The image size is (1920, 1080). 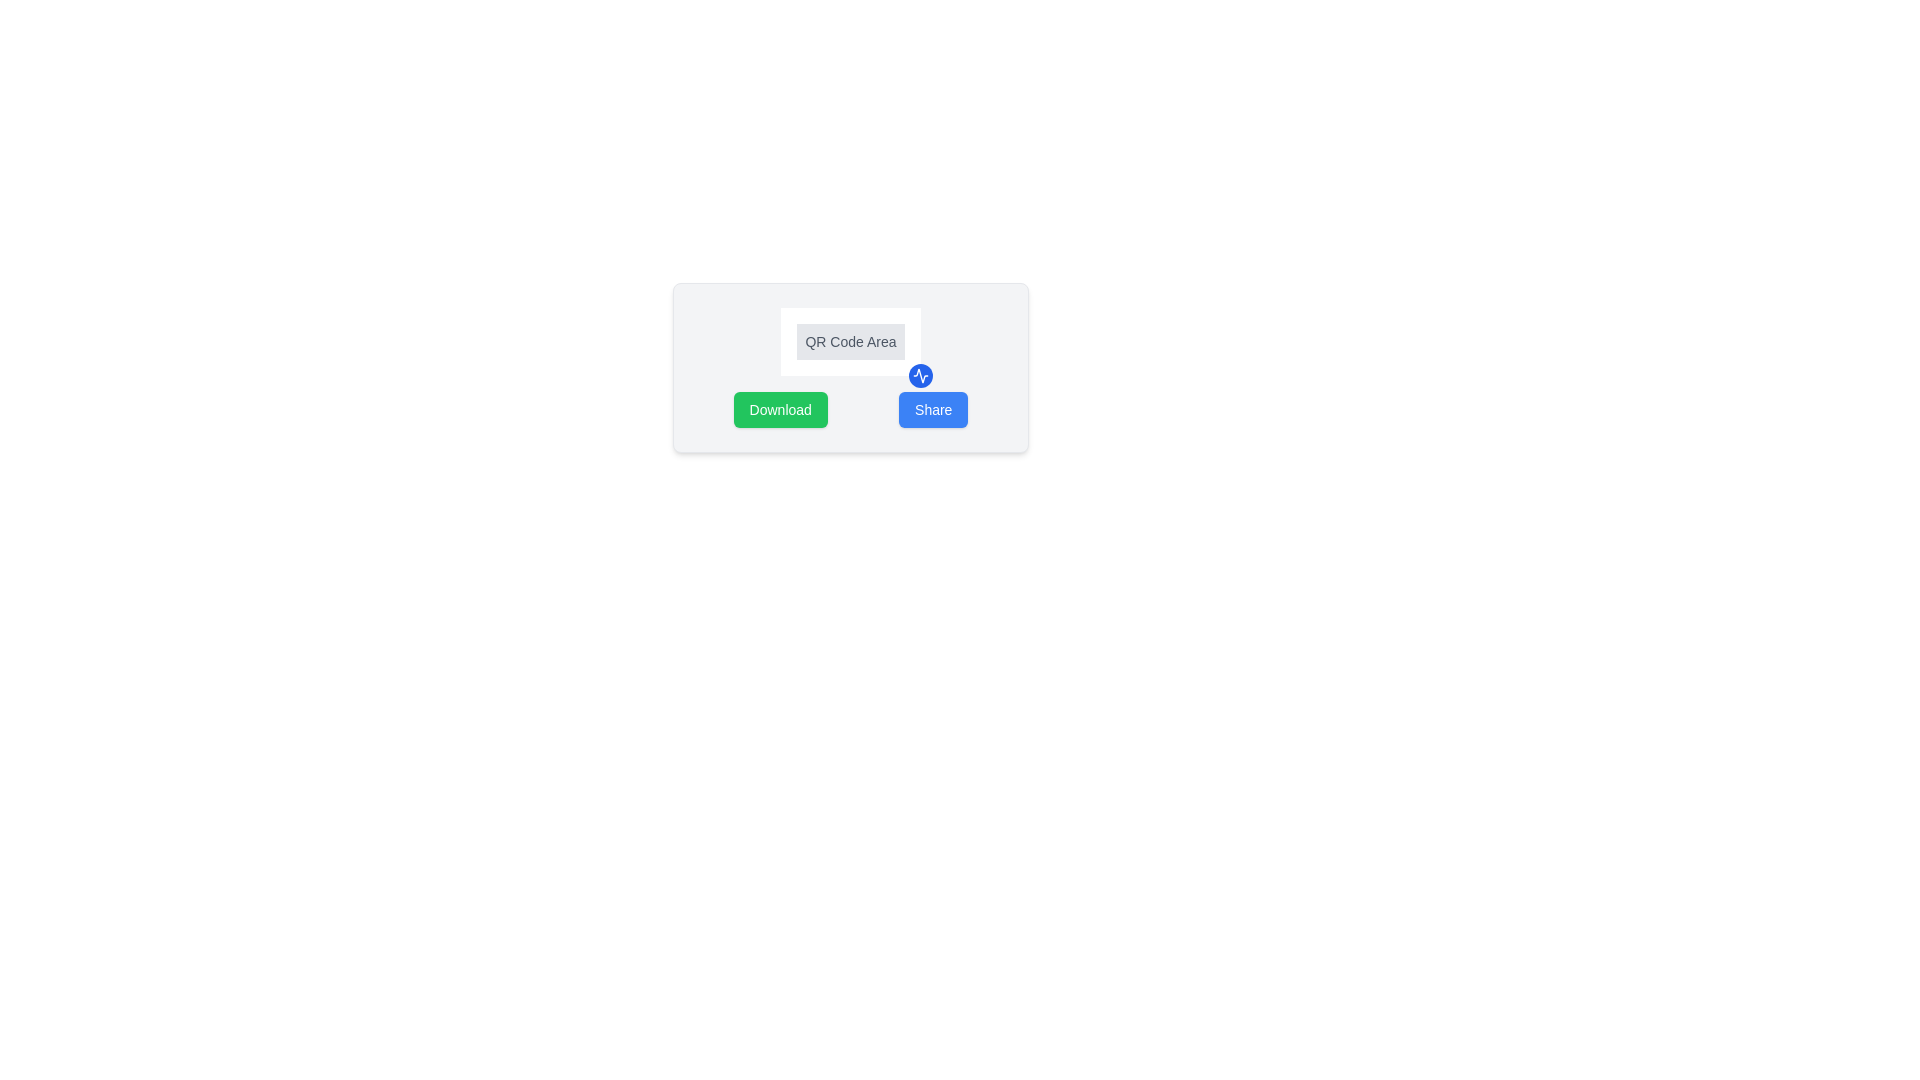 I want to click on the Icon Button located at the bottom-right corner of the 'QR Code Area' panel for accessibility interactions, so click(x=919, y=375).